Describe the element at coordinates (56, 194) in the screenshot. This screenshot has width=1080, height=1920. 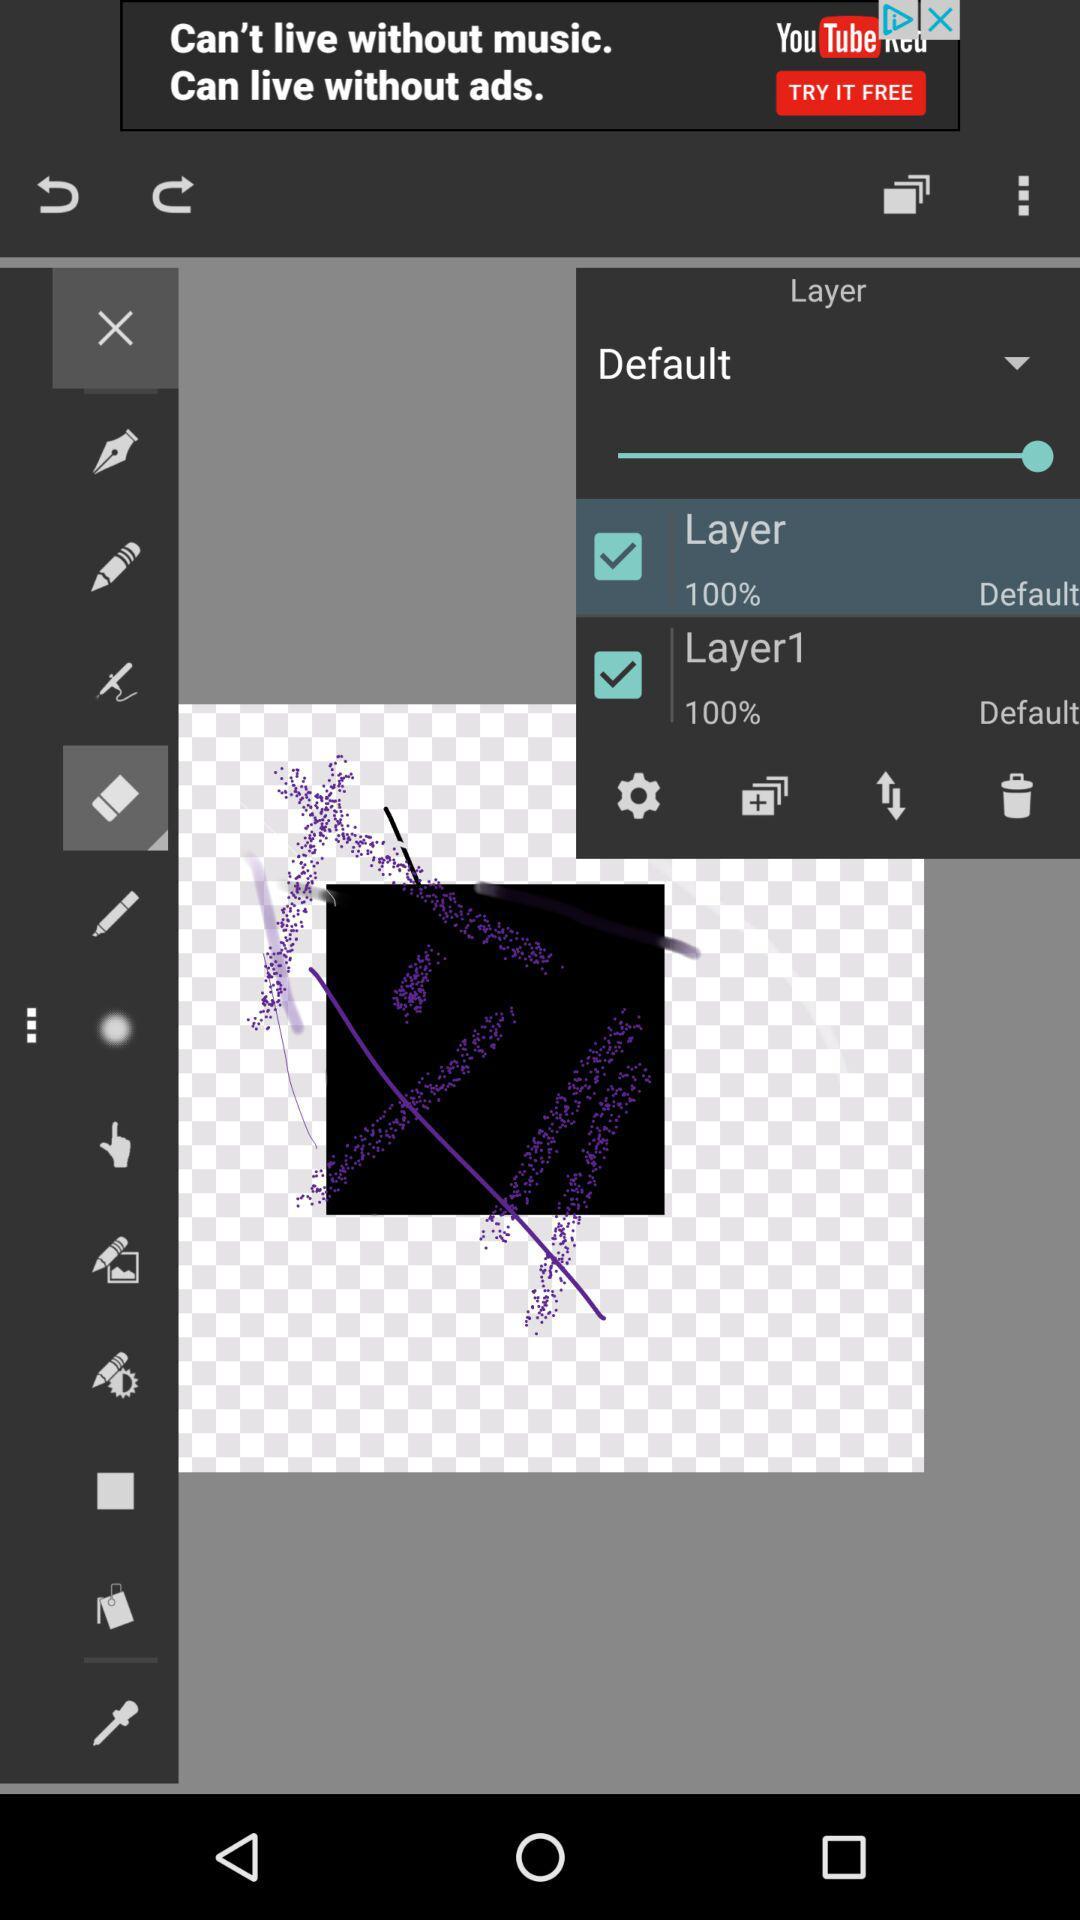
I see `the undo icon` at that location.